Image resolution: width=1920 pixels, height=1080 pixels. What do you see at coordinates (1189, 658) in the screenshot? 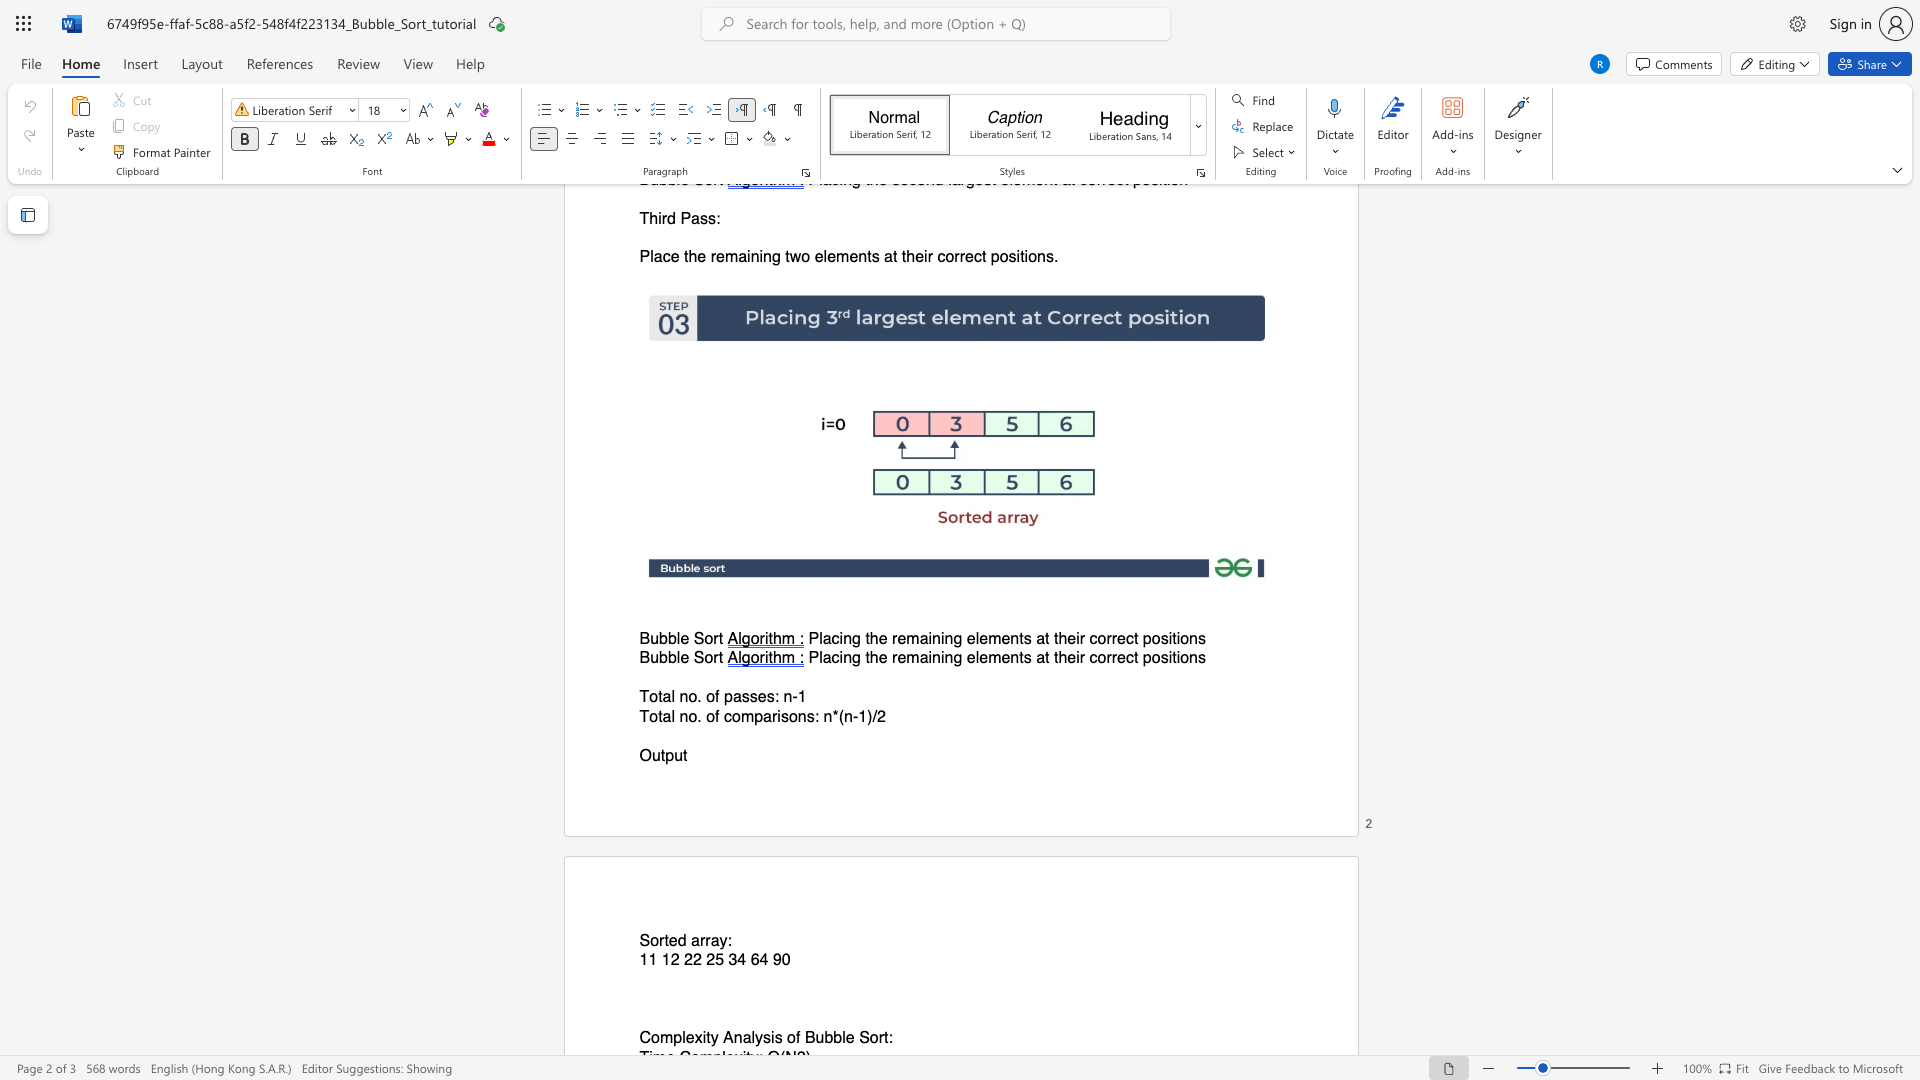
I see `the subset text "ns" within the text "Placing the remaining elements at their correct positions"` at bounding box center [1189, 658].